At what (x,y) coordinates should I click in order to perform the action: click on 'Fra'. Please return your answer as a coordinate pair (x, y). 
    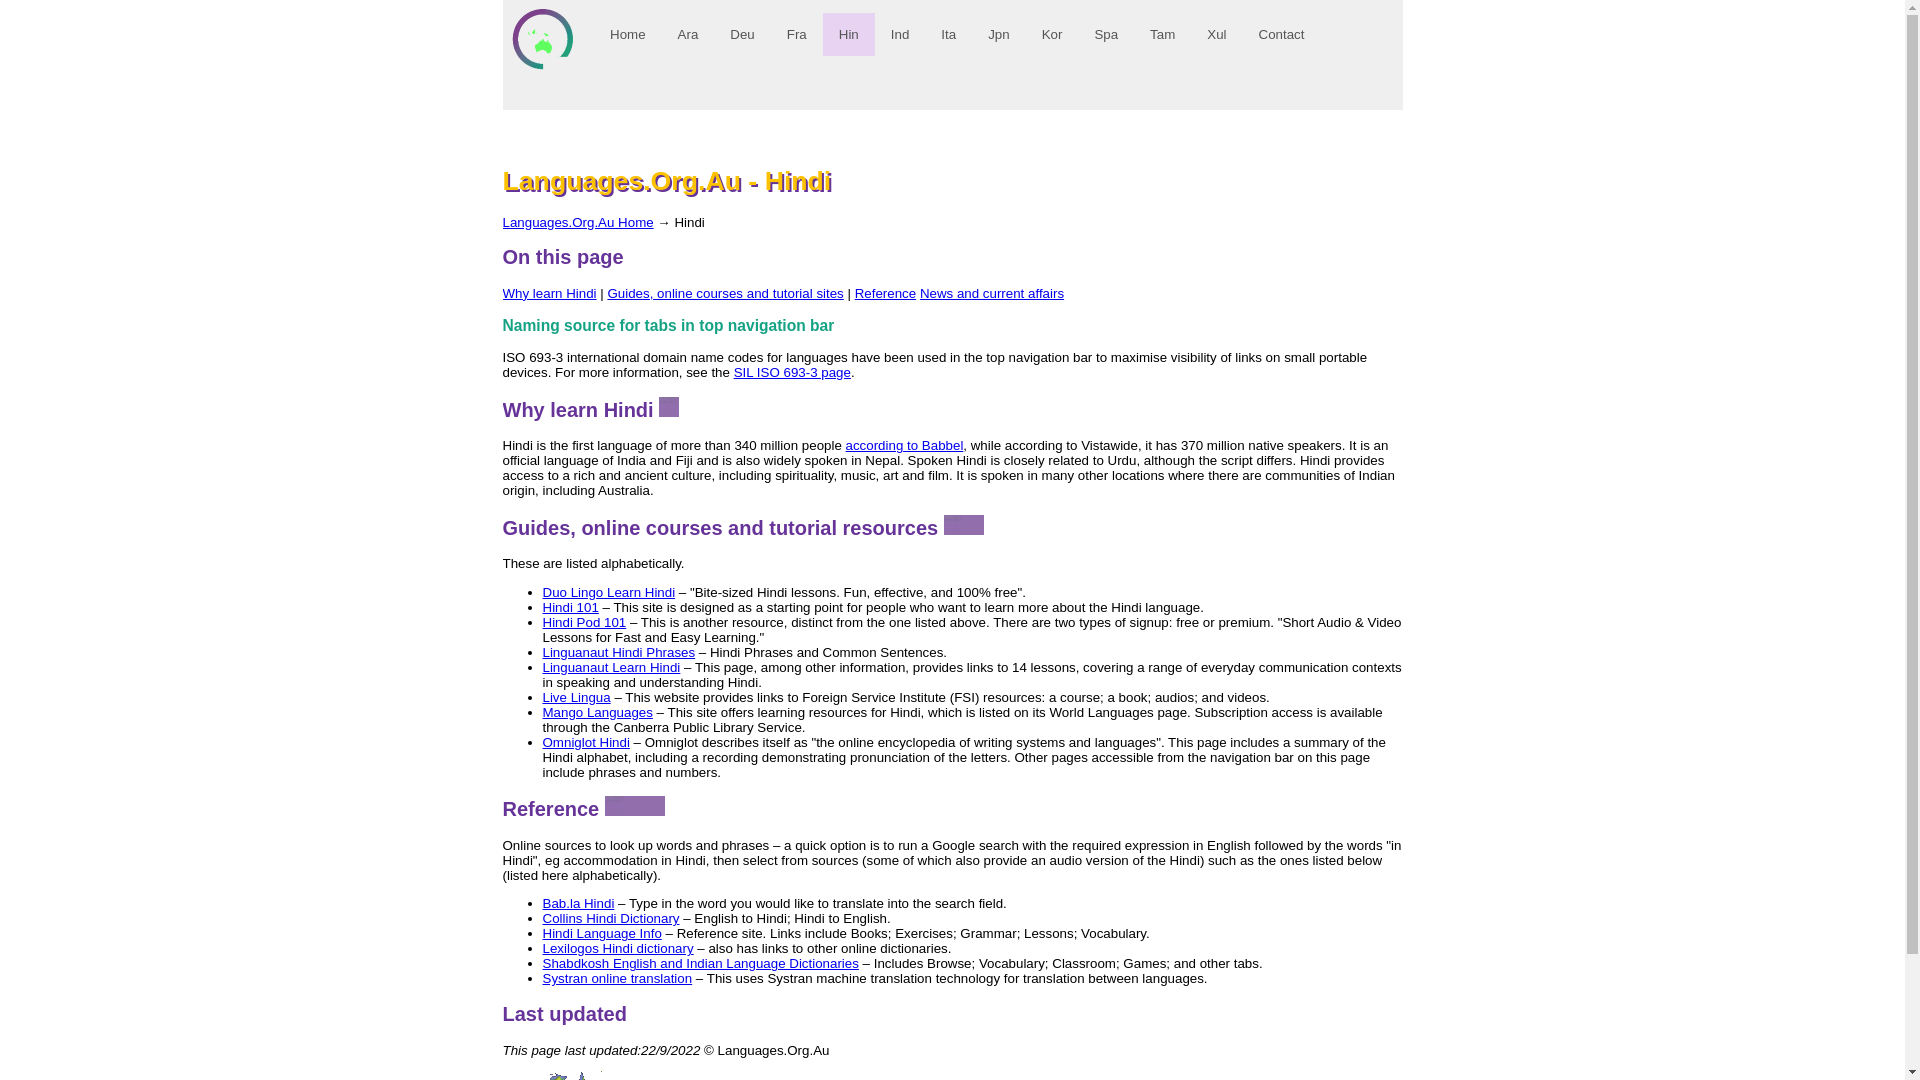
    Looking at the image, I should click on (795, 34).